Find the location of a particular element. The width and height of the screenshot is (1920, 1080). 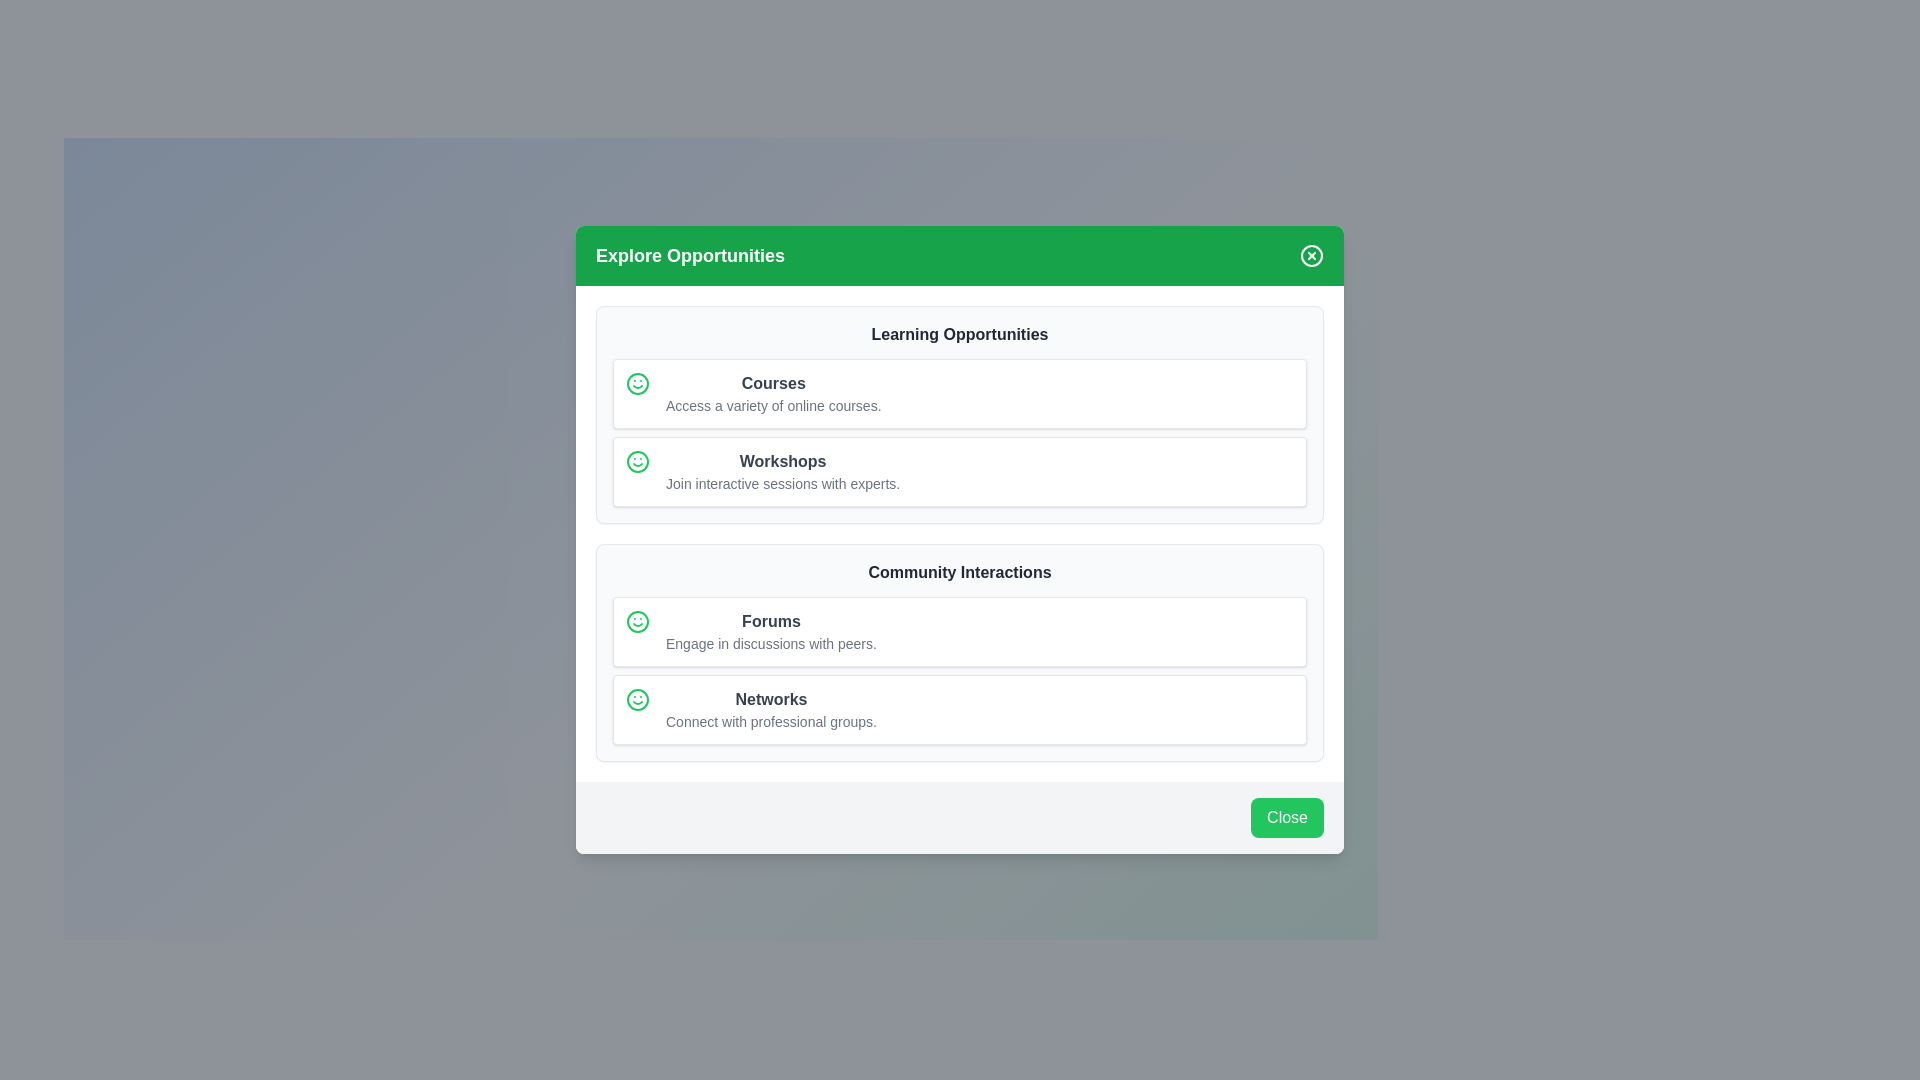

the circular shape element with a green border that is part of the smiley face design, located to the left of the 'Networks' label in the 'Community Interactions' subsection is located at coordinates (637, 698).